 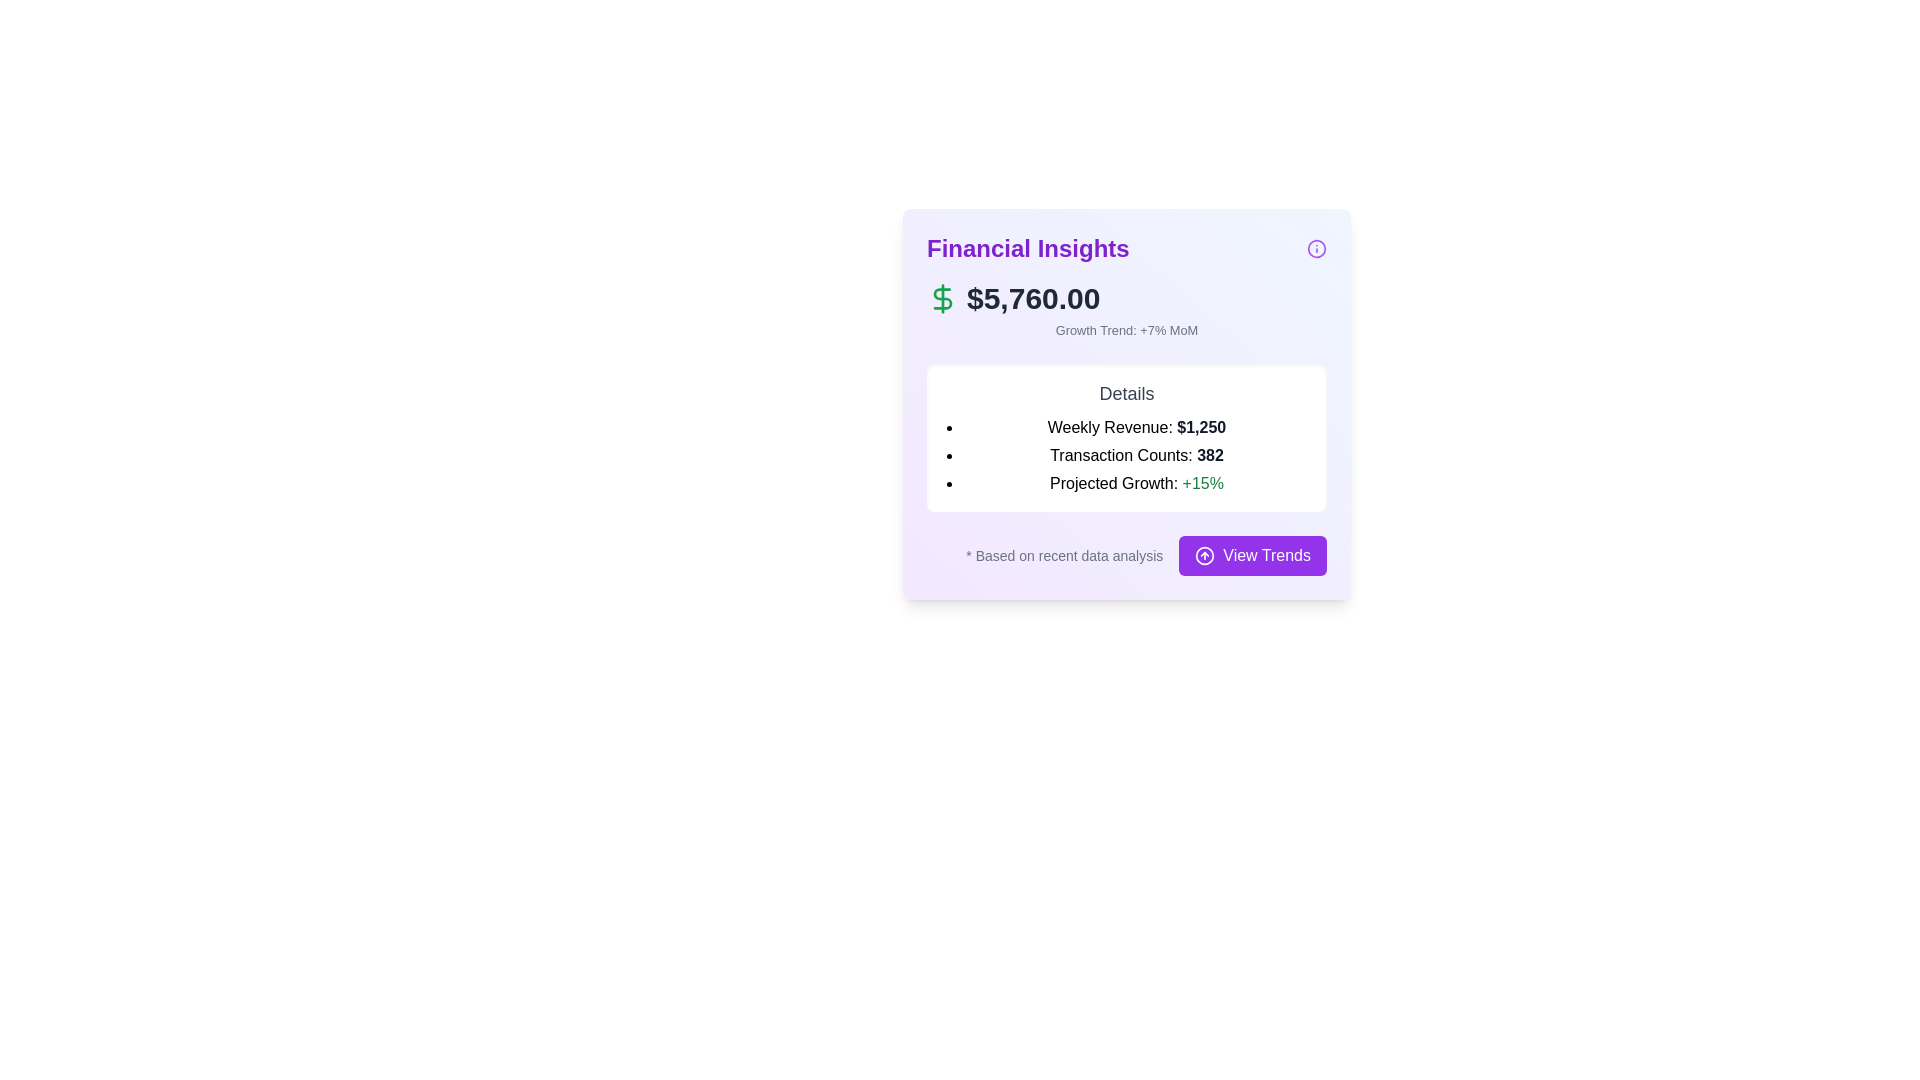 What do you see at coordinates (1202, 483) in the screenshot?
I see `the Text Label displaying '+15%' which is located in the 'Details' section of the card, aligned to the right of 'Projected Growth:'` at bounding box center [1202, 483].